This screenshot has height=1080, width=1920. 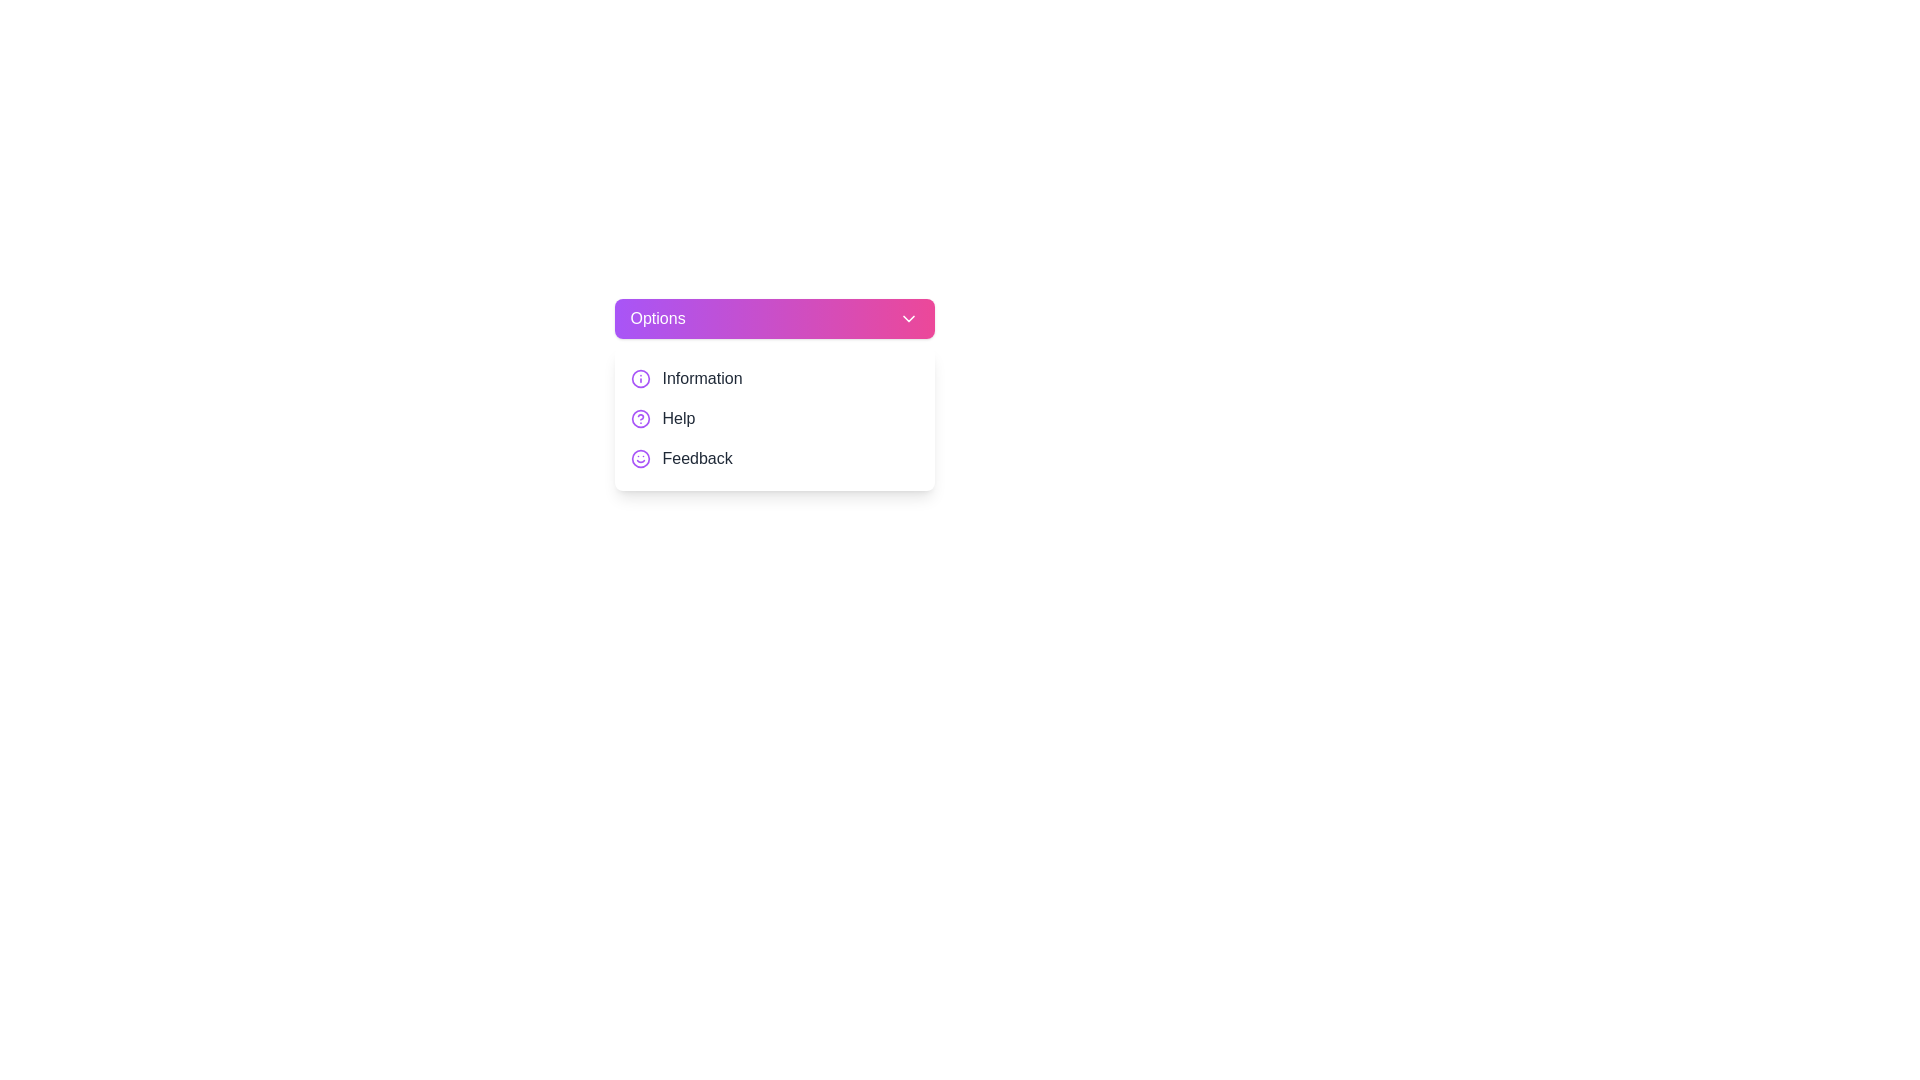 I want to click on the help text label in the dropdown menu, which is the second item under the 'Options' header, so click(x=678, y=418).